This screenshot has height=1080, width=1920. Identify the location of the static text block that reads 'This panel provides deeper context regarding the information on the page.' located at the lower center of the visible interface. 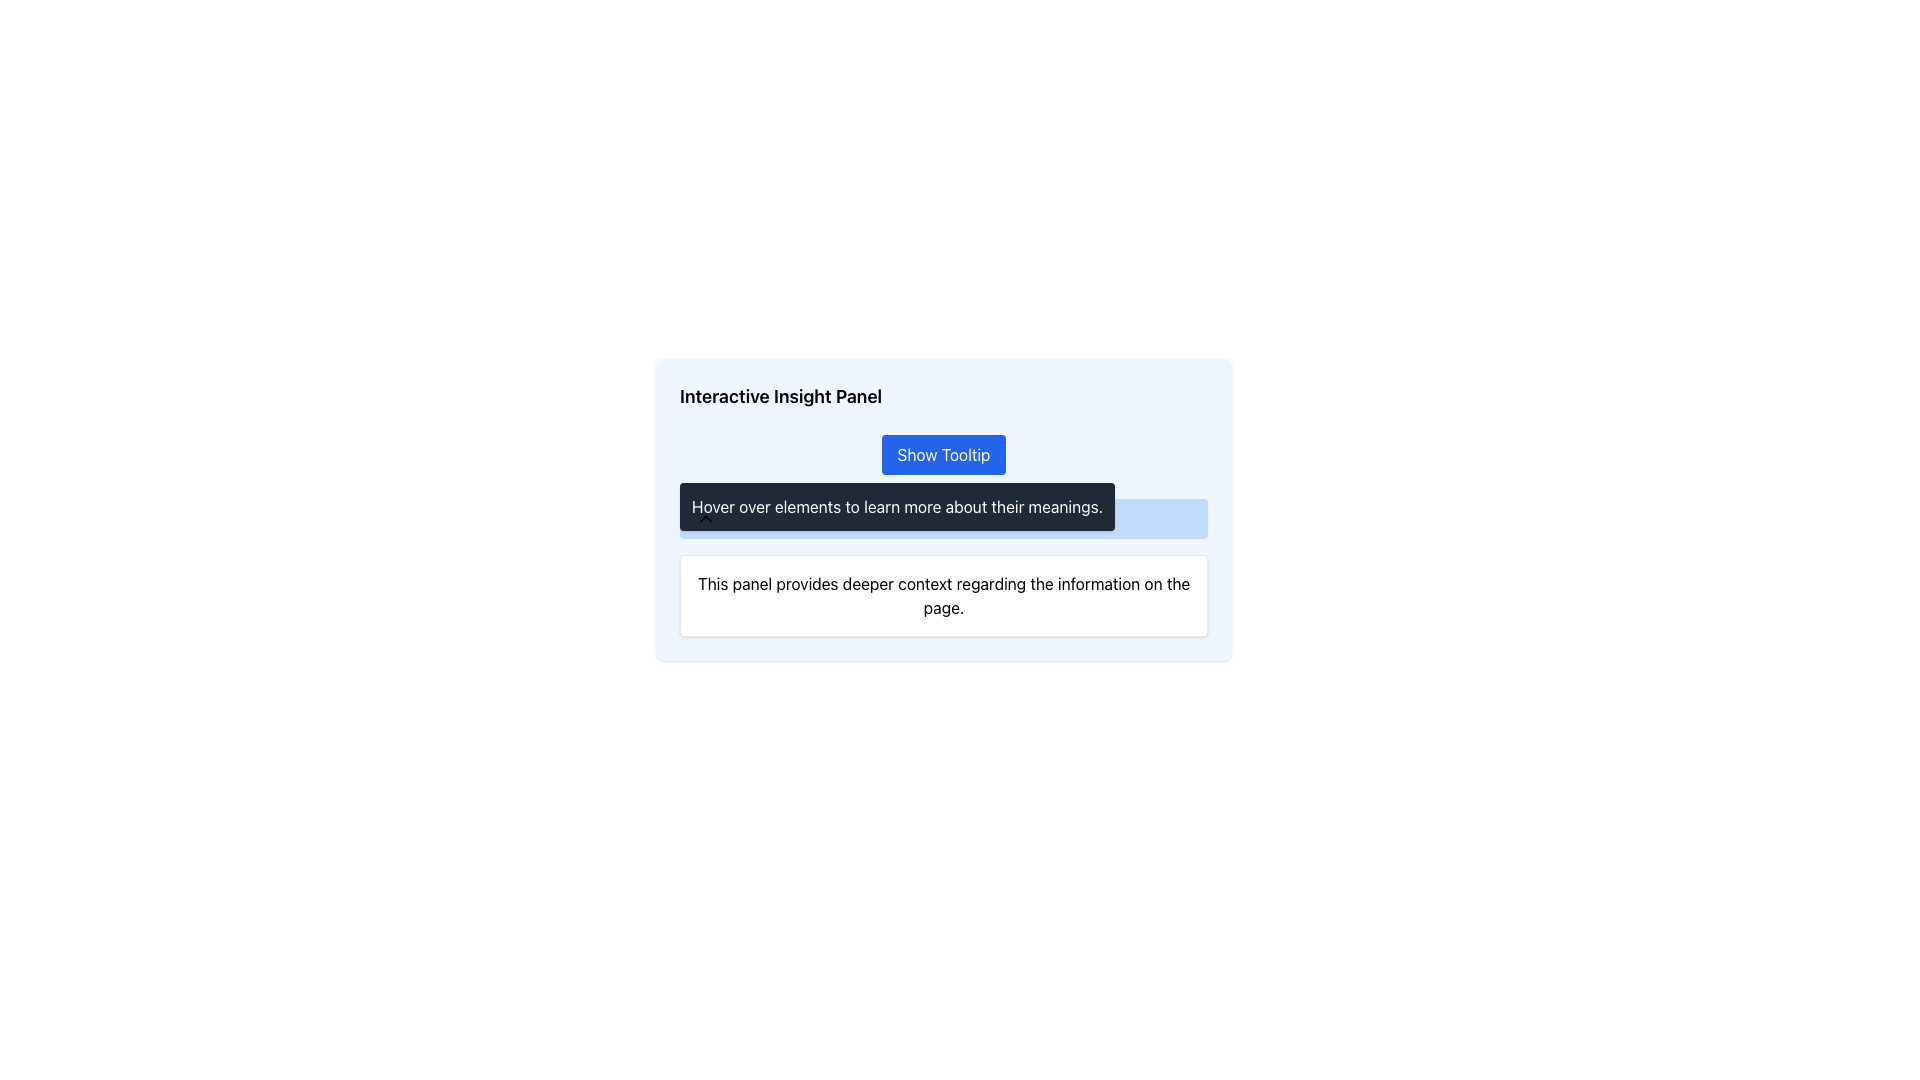
(943, 595).